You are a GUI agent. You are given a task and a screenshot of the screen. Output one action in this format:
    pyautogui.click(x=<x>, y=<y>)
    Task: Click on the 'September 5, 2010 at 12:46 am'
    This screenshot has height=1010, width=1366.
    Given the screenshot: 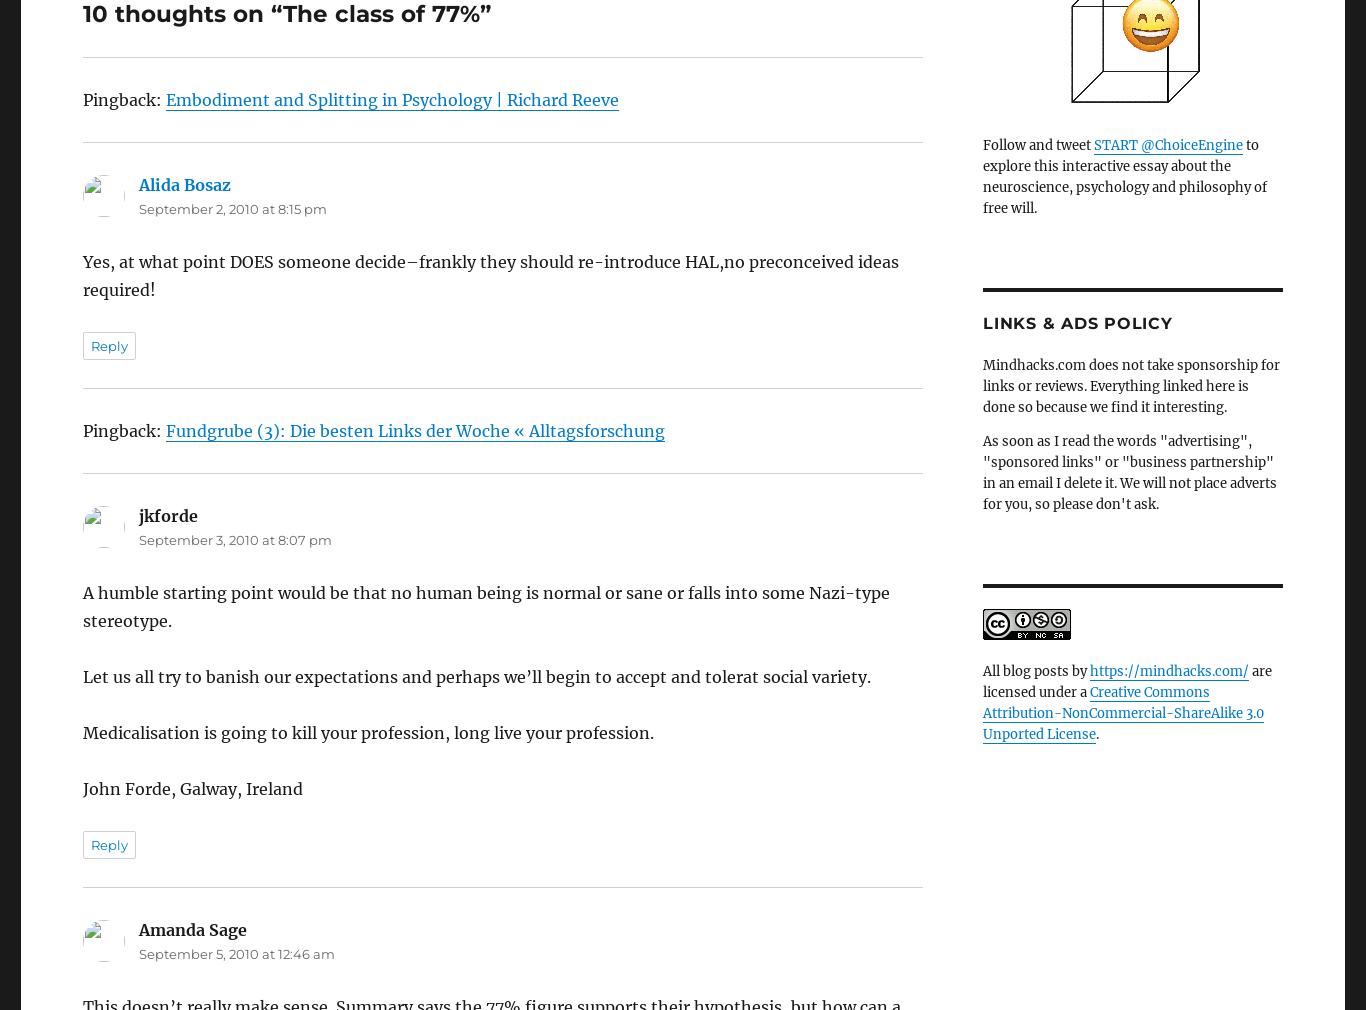 What is the action you would take?
    pyautogui.click(x=237, y=899)
    